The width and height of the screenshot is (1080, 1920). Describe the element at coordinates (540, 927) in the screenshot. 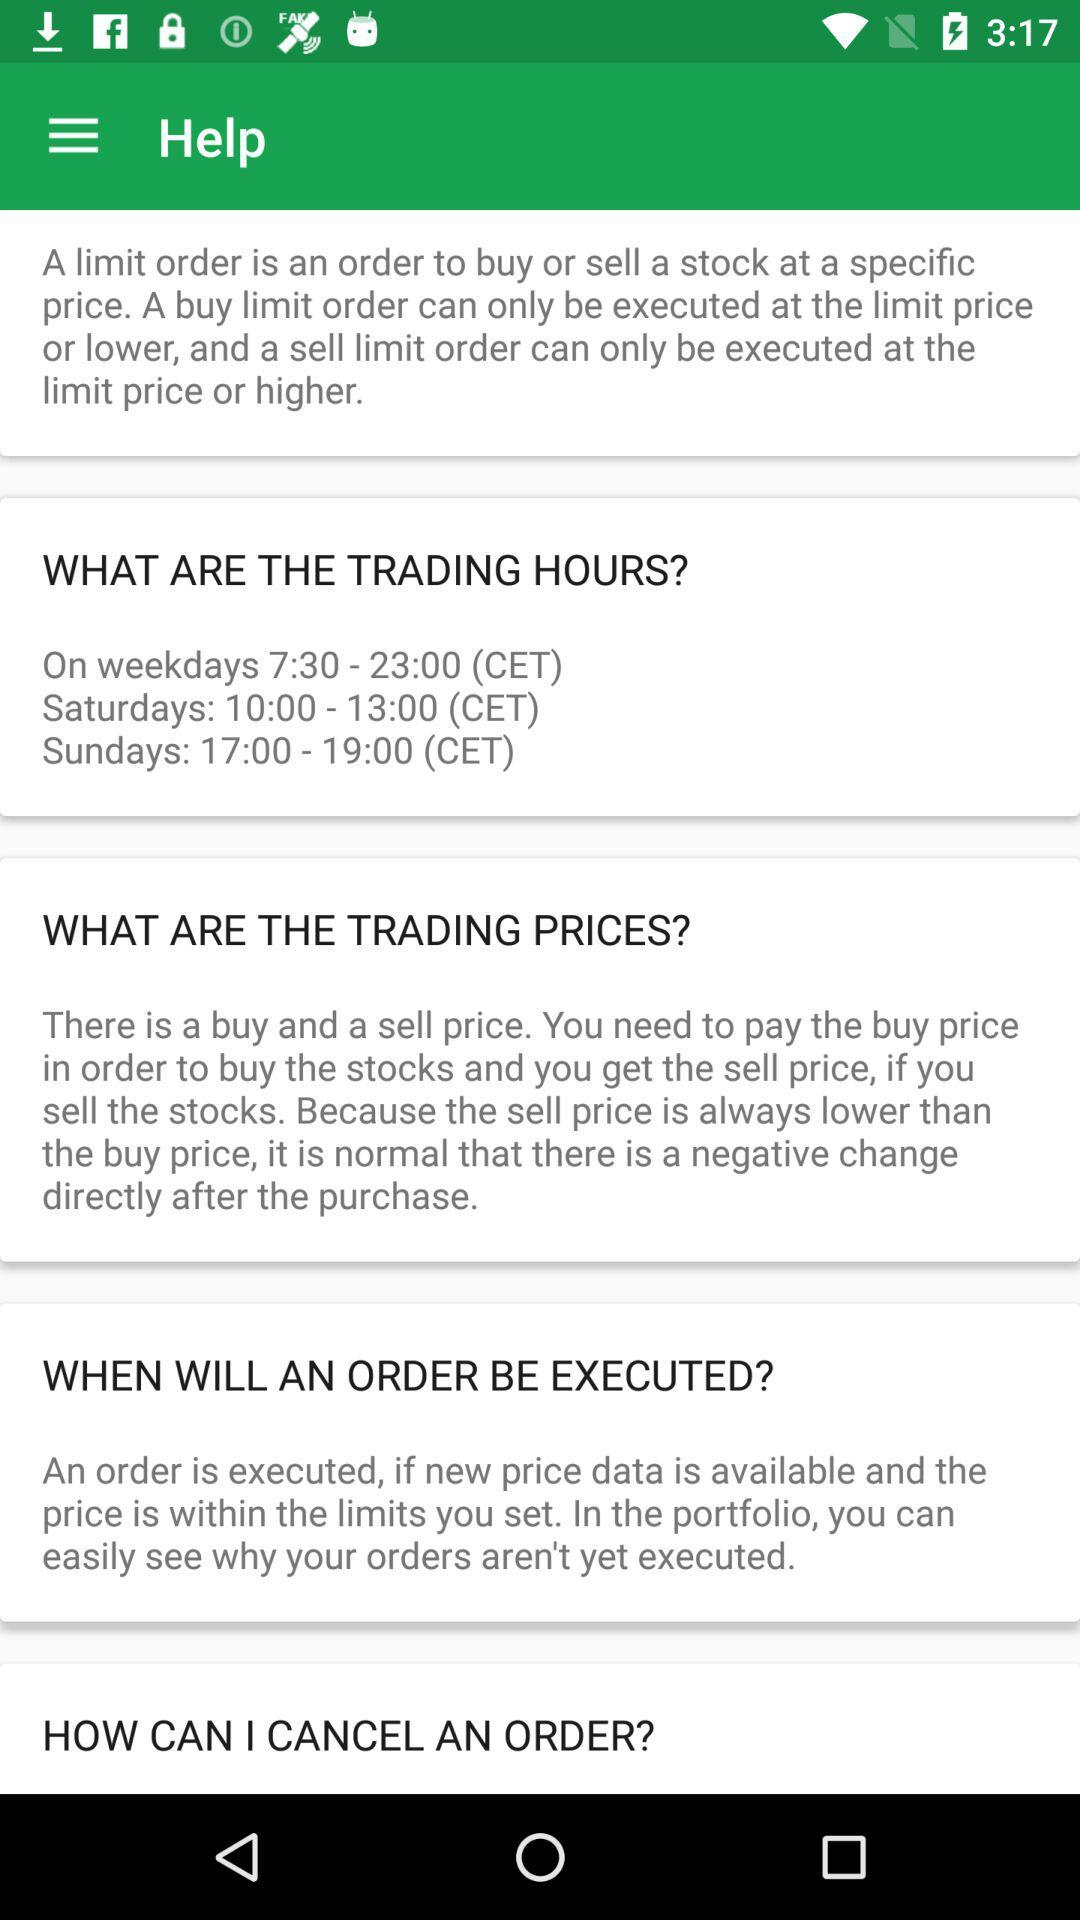

I see `what are the trading prices` at that location.